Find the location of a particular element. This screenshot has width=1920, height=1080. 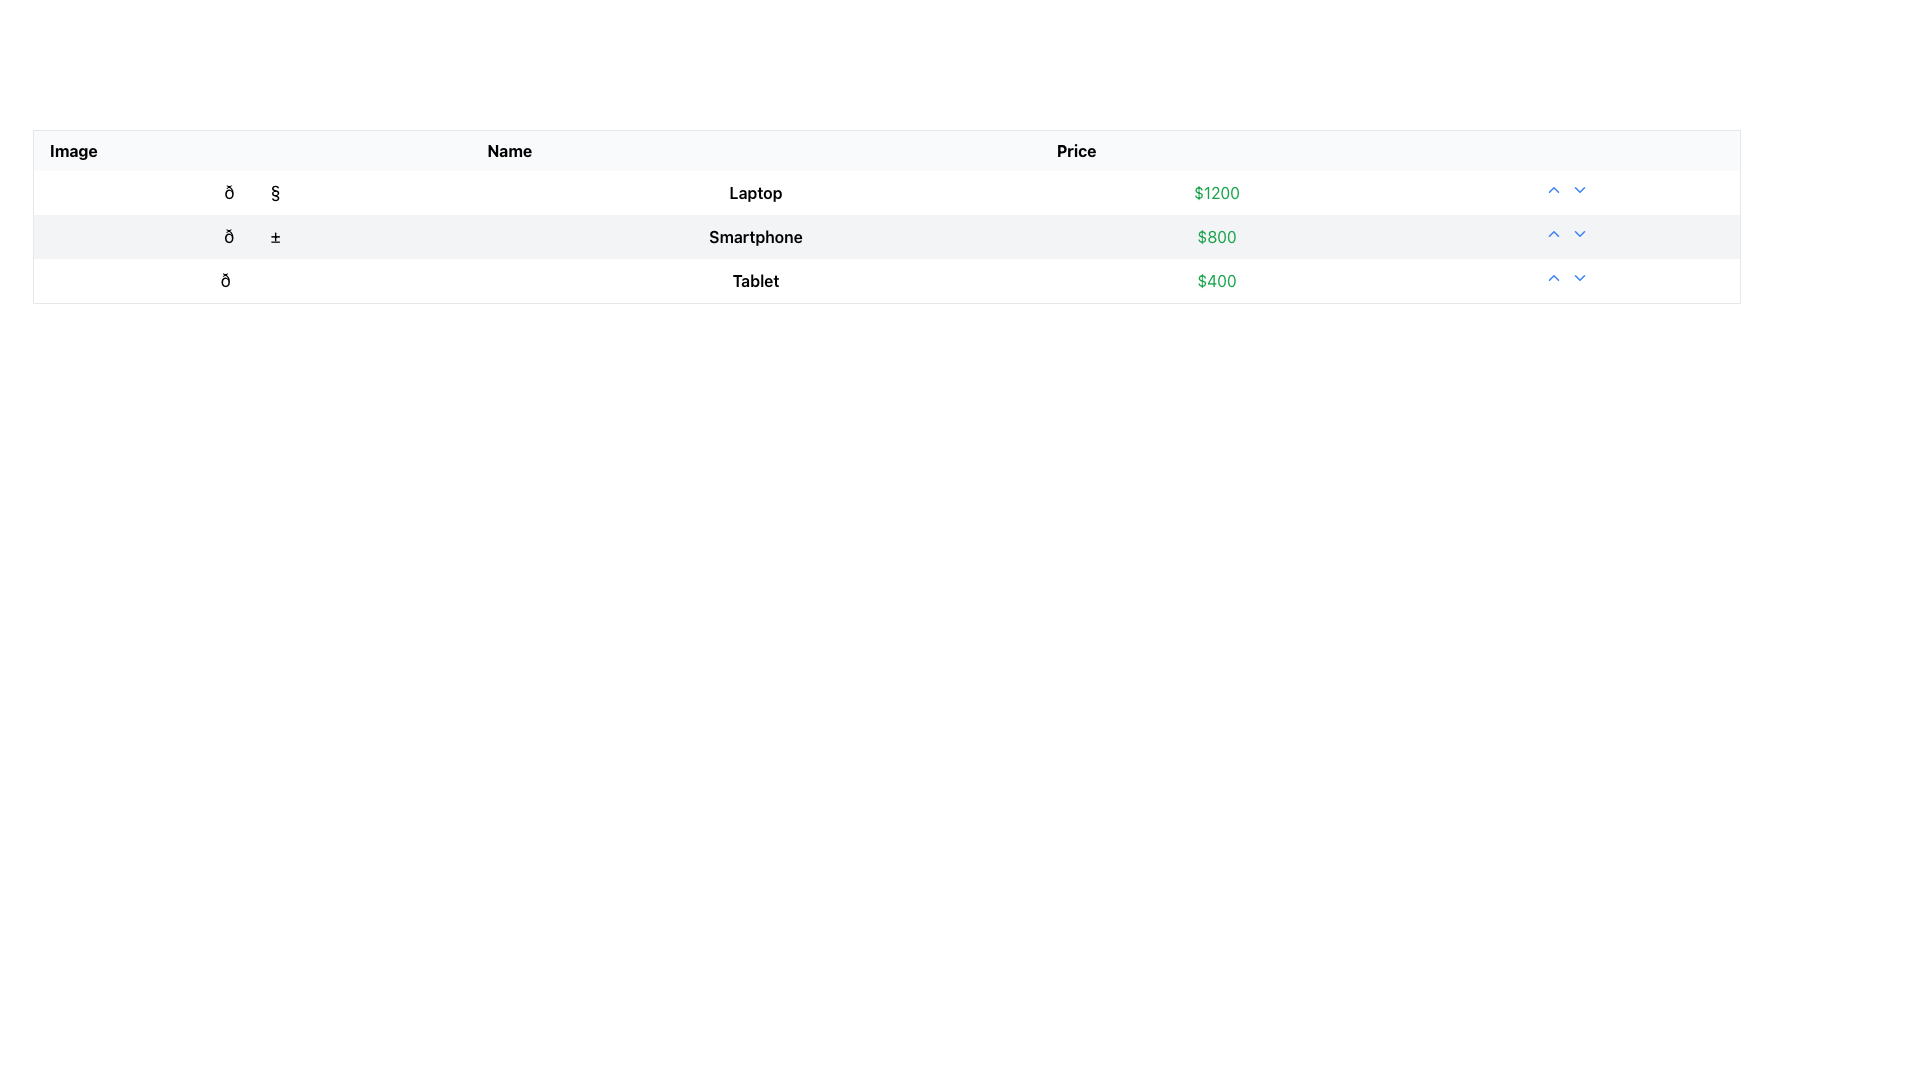

the control group arrows in the rightmost cell of the row containing the 'Smartphone' entry is located at coordinates (1565, 235).